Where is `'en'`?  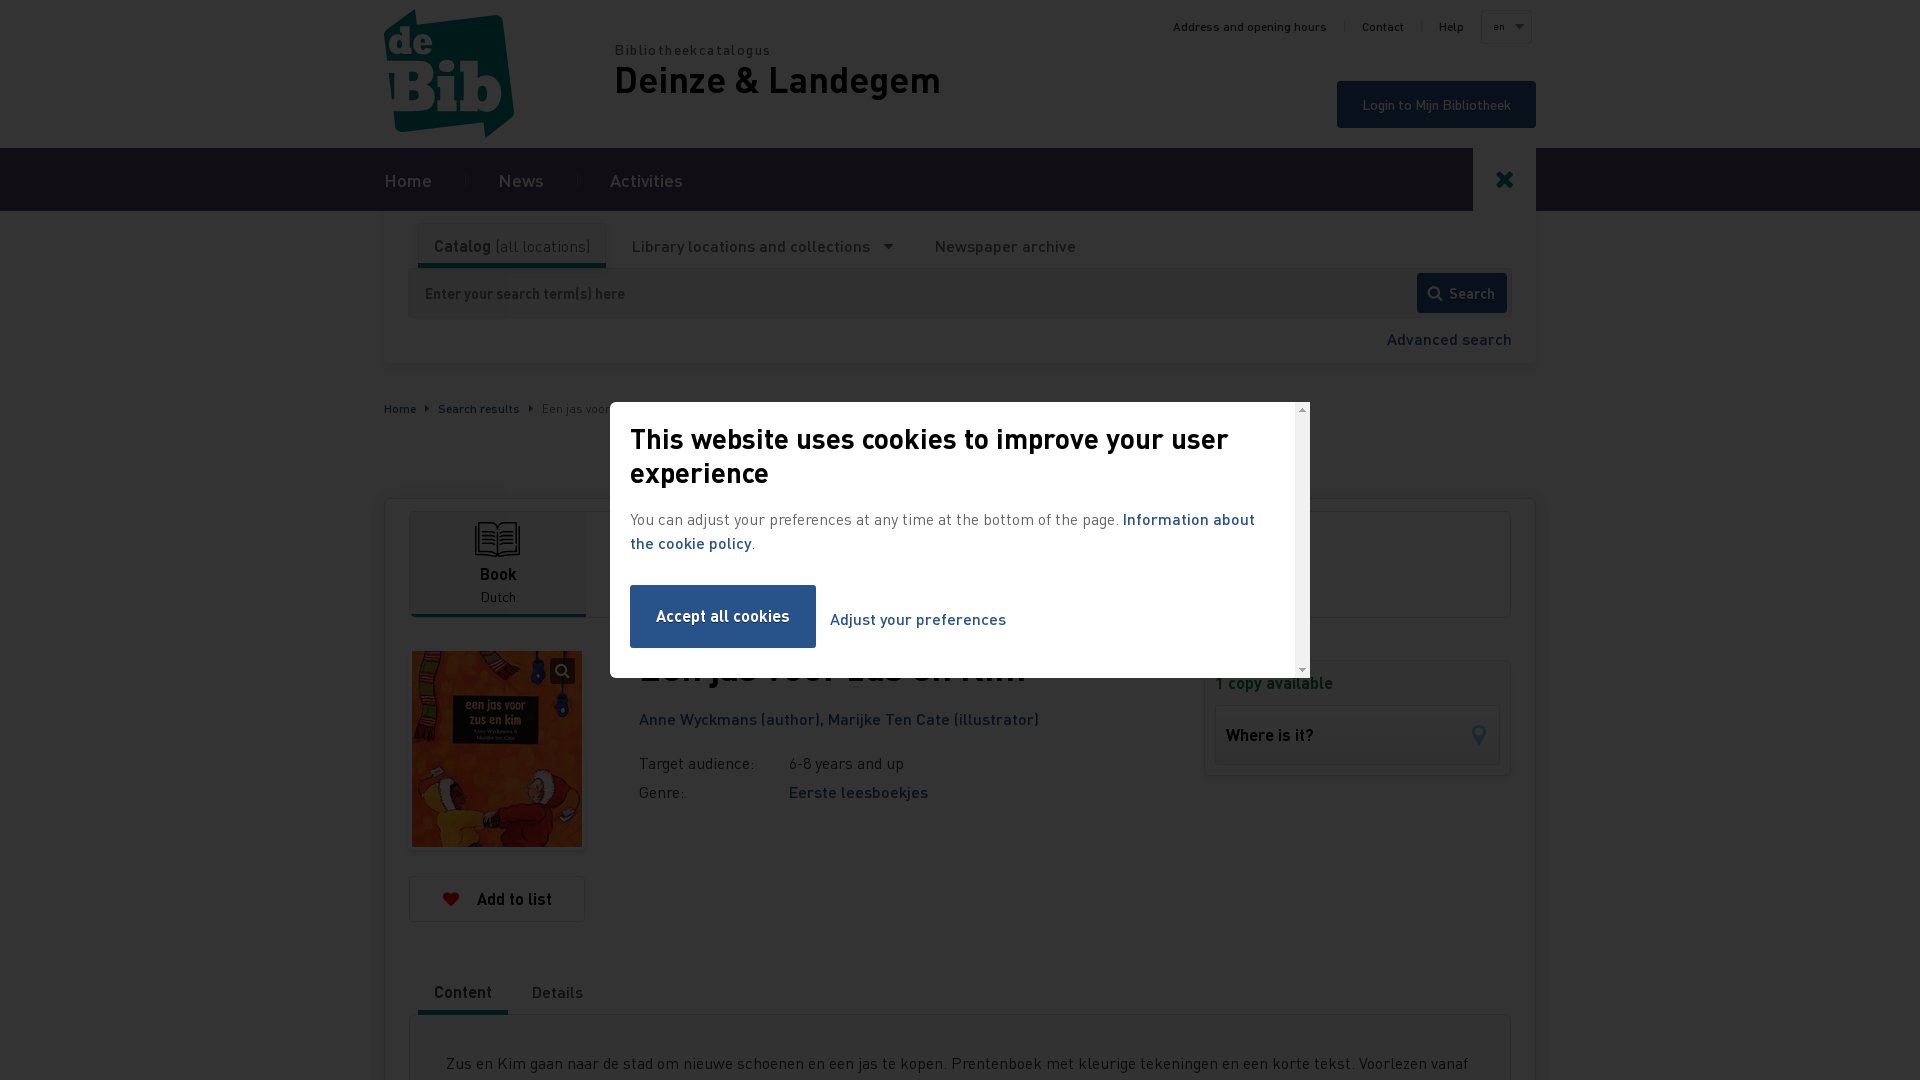 'en' is located at coordinates (1506, 27).